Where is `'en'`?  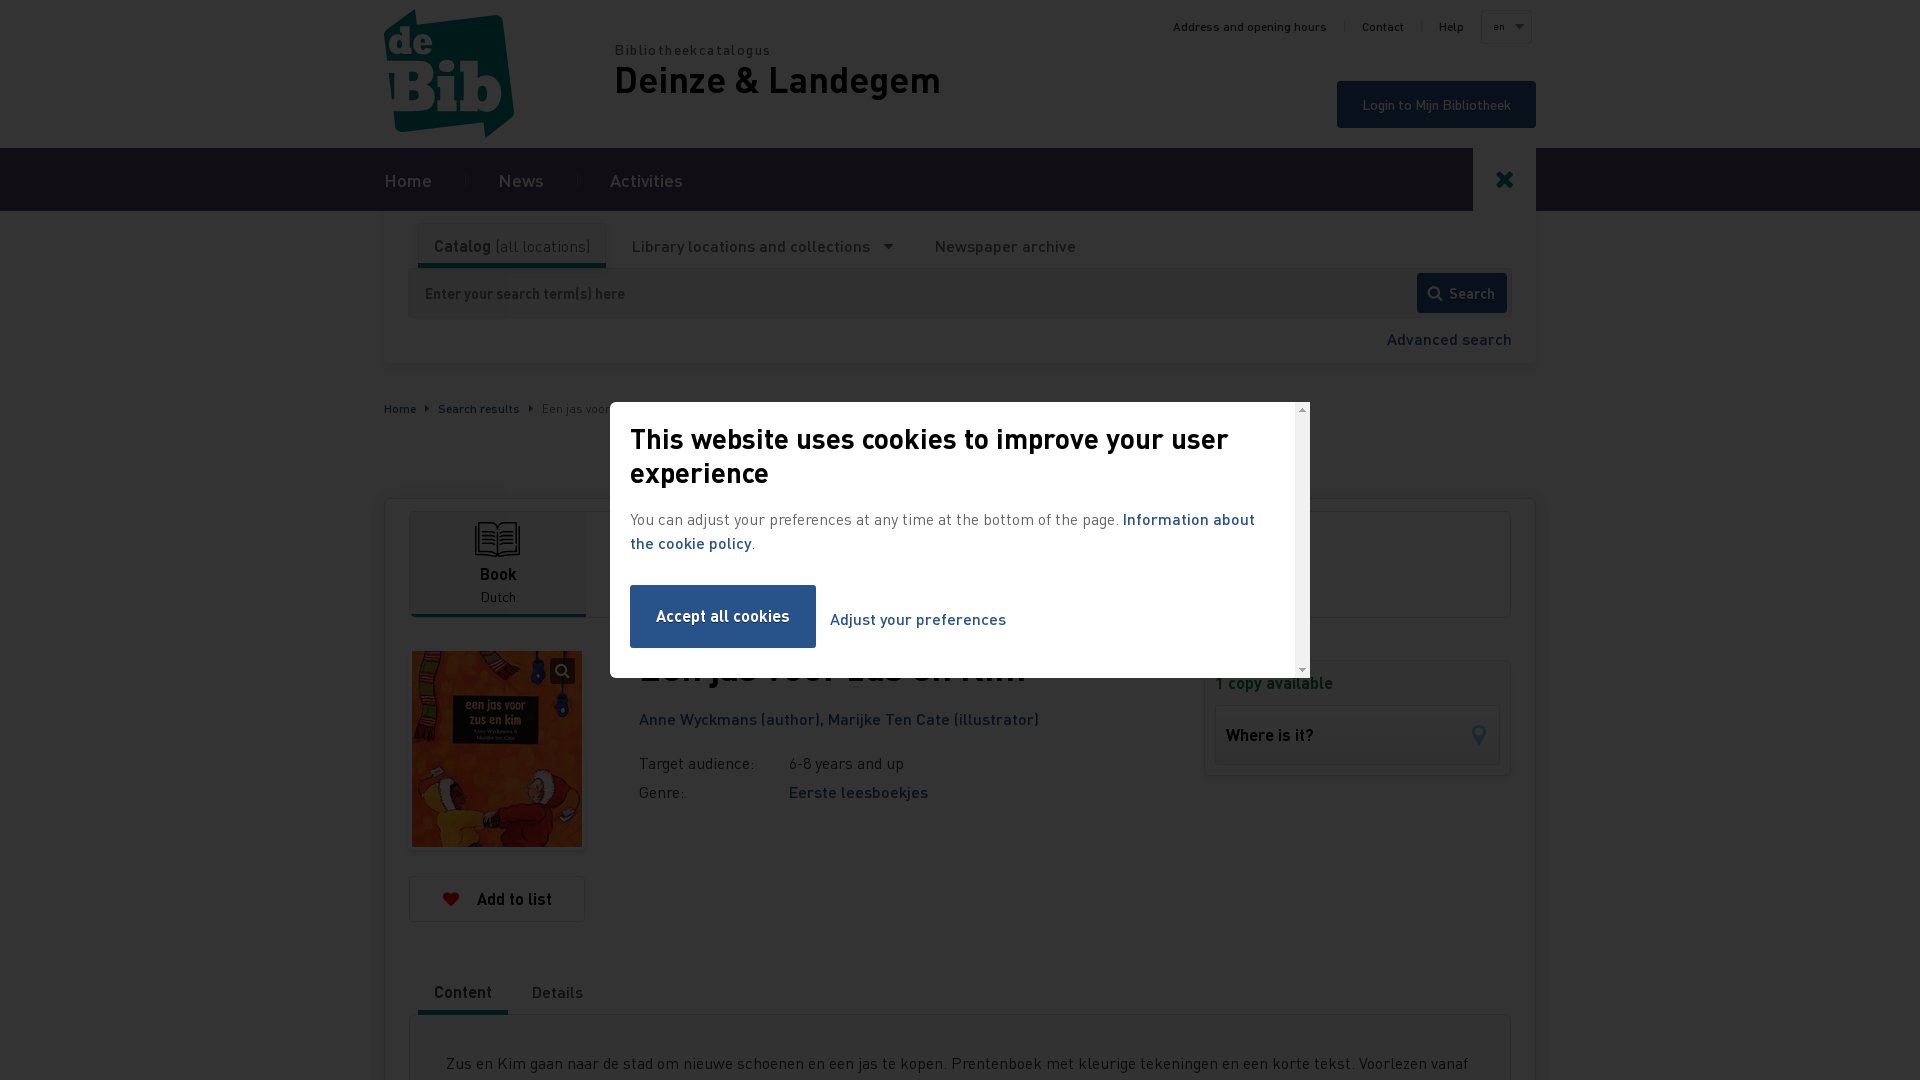 'en' is located at coordinates (1506, 27).